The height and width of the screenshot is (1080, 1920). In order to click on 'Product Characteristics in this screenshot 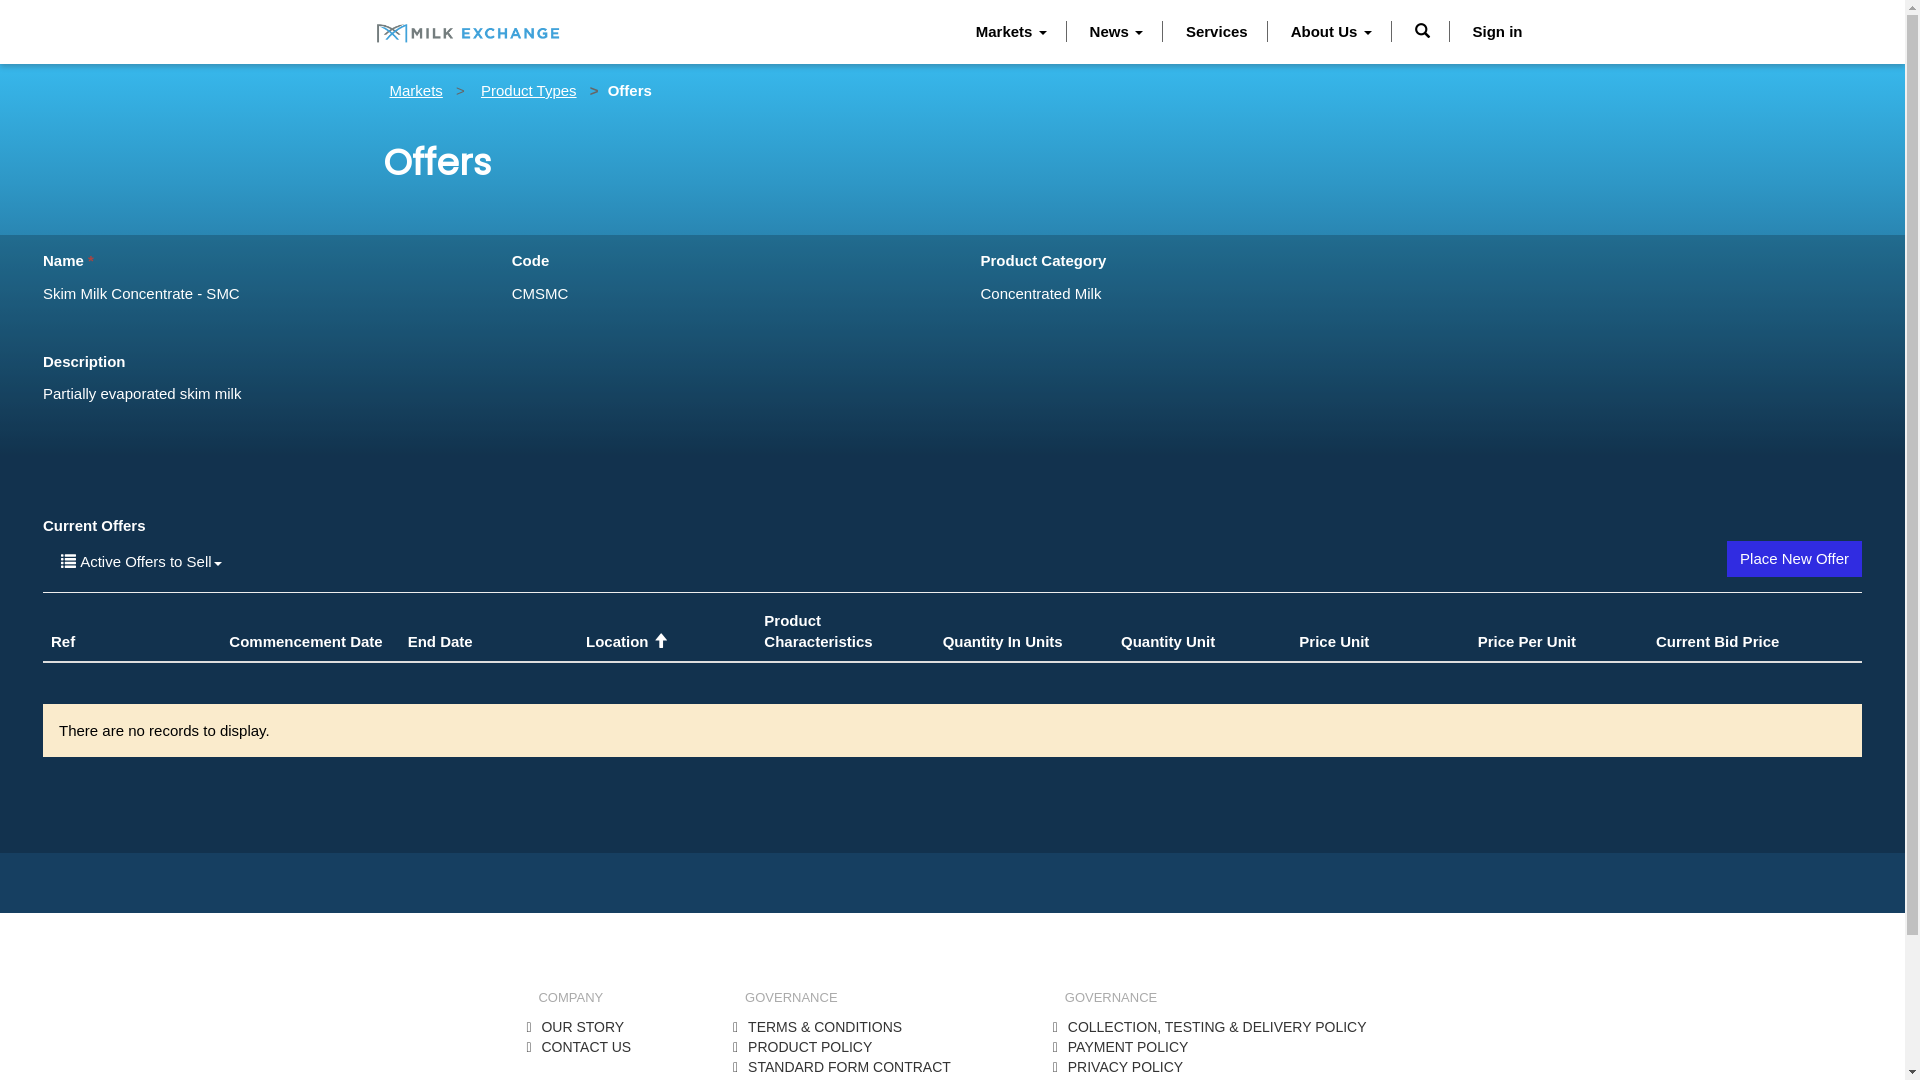, I will do `click(762, 631)`.